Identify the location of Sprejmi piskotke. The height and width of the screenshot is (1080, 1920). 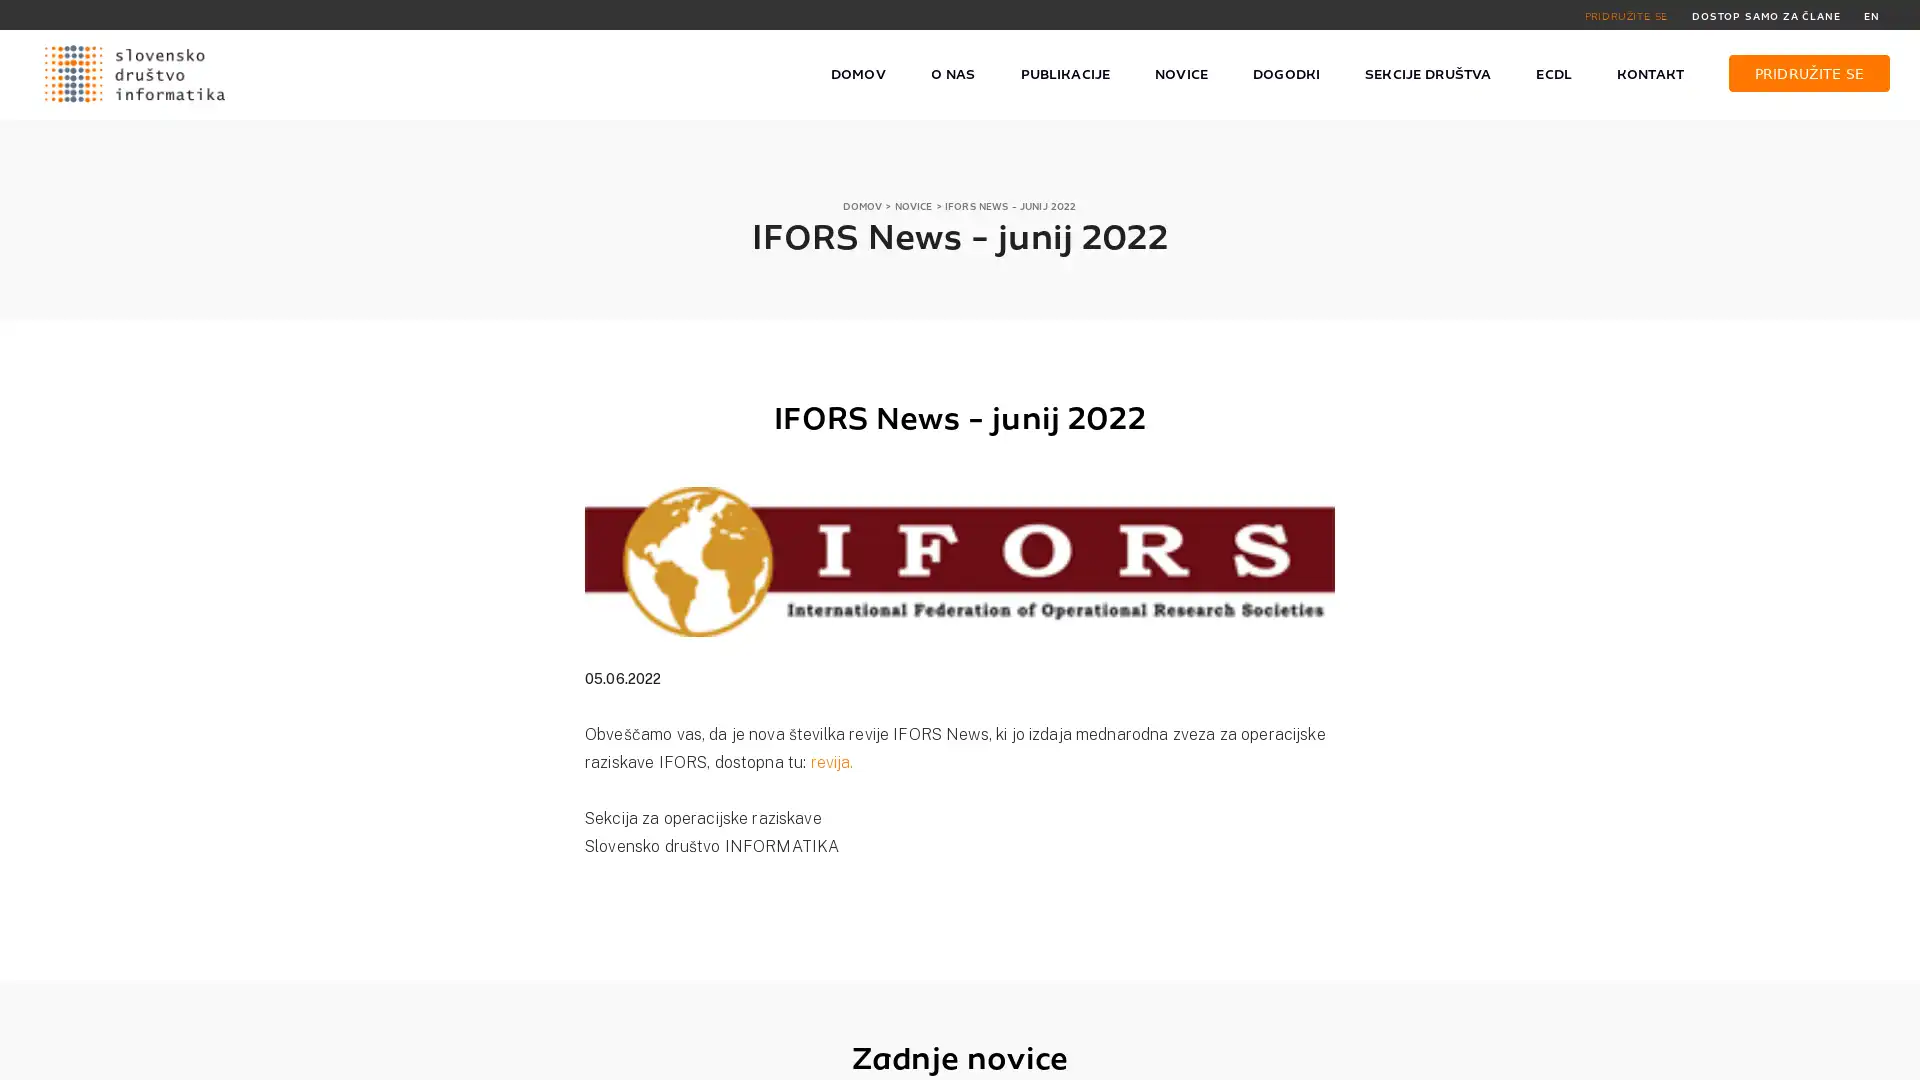
(1286, 1053).